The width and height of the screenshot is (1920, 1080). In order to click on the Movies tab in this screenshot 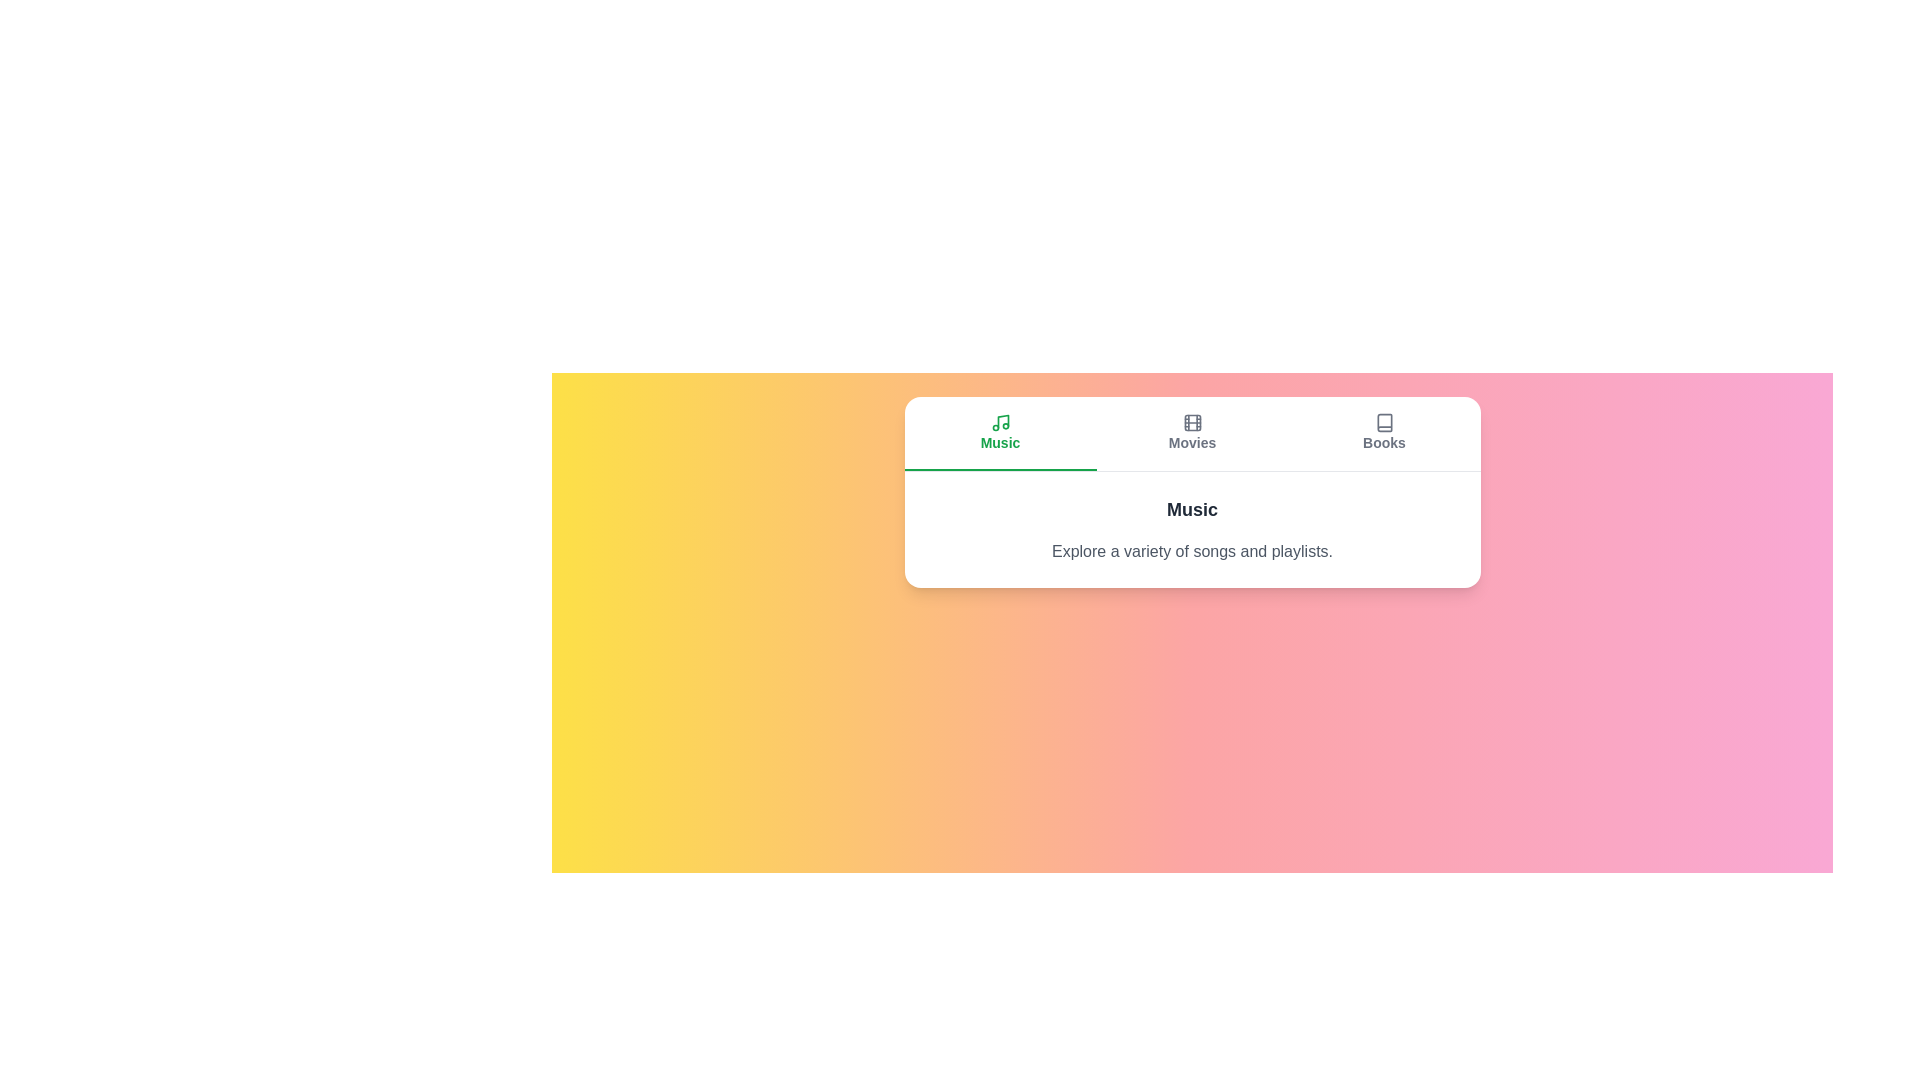, I will do `click(1192, 433)`.